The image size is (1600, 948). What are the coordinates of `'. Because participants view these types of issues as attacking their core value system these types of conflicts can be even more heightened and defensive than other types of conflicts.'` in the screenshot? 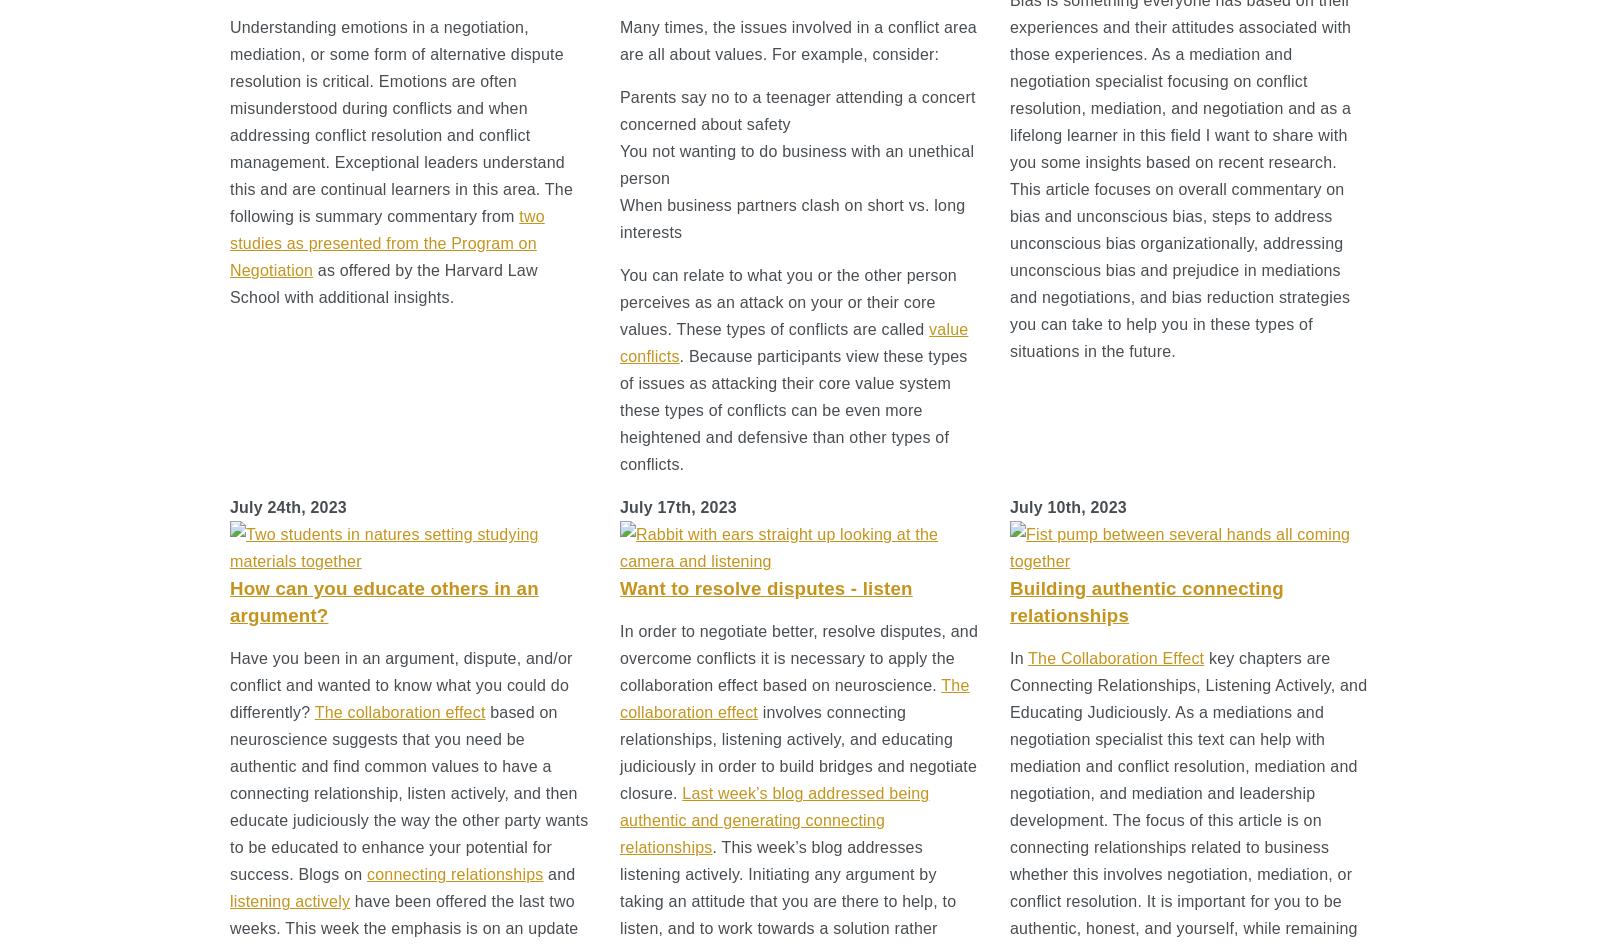 It's located at (620, 409).